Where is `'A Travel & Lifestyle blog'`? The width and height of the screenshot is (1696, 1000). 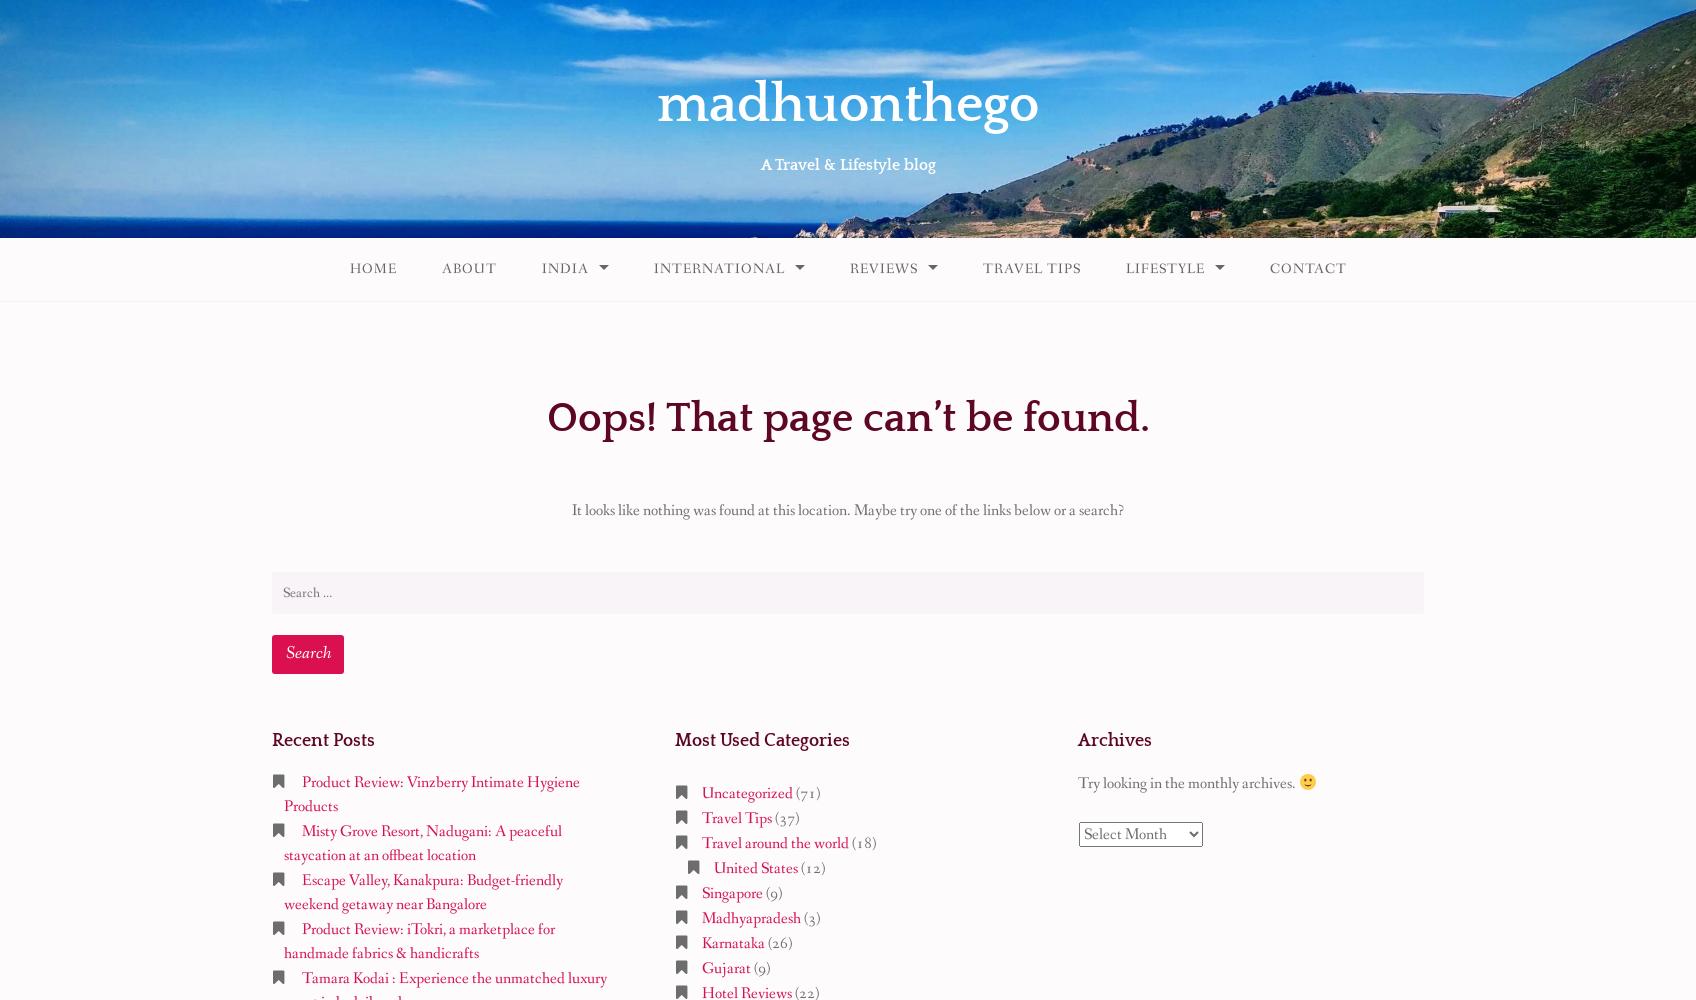
'A Travel & Lifestyle blog' is located at coordinates (759, 164).